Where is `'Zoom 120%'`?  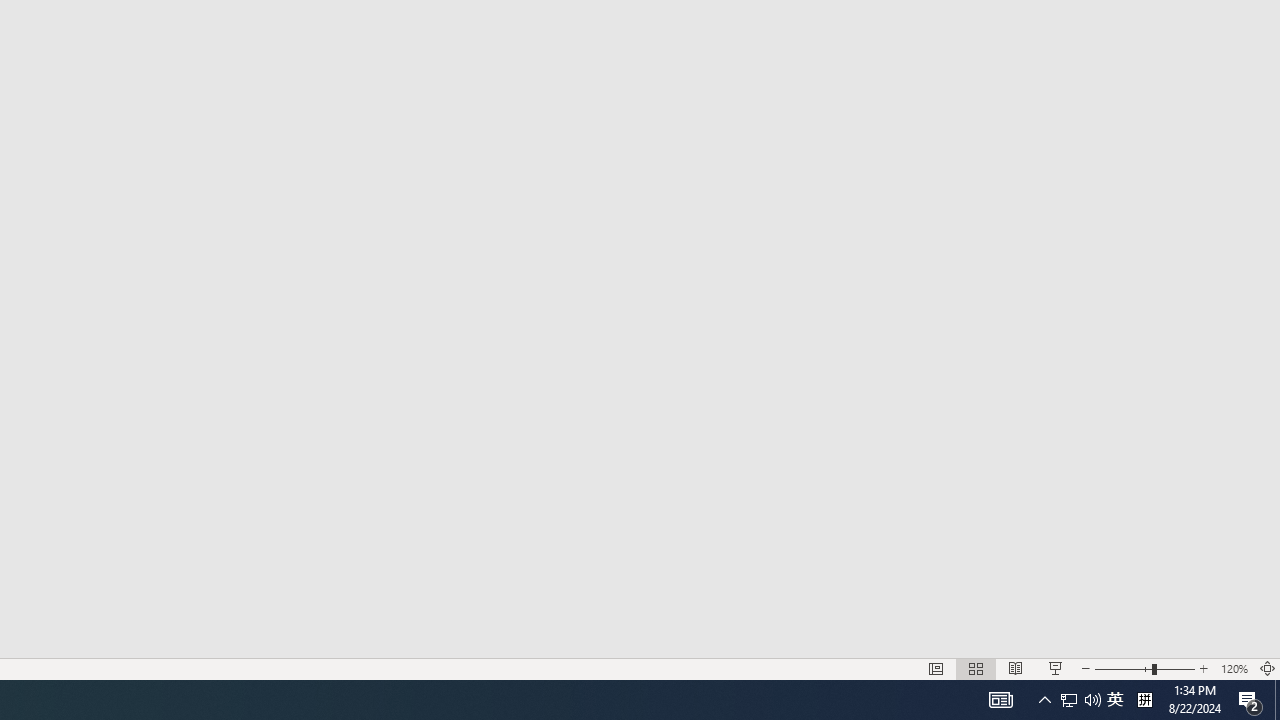 'Zoom 120%' is located at coordinates (1233, 669).